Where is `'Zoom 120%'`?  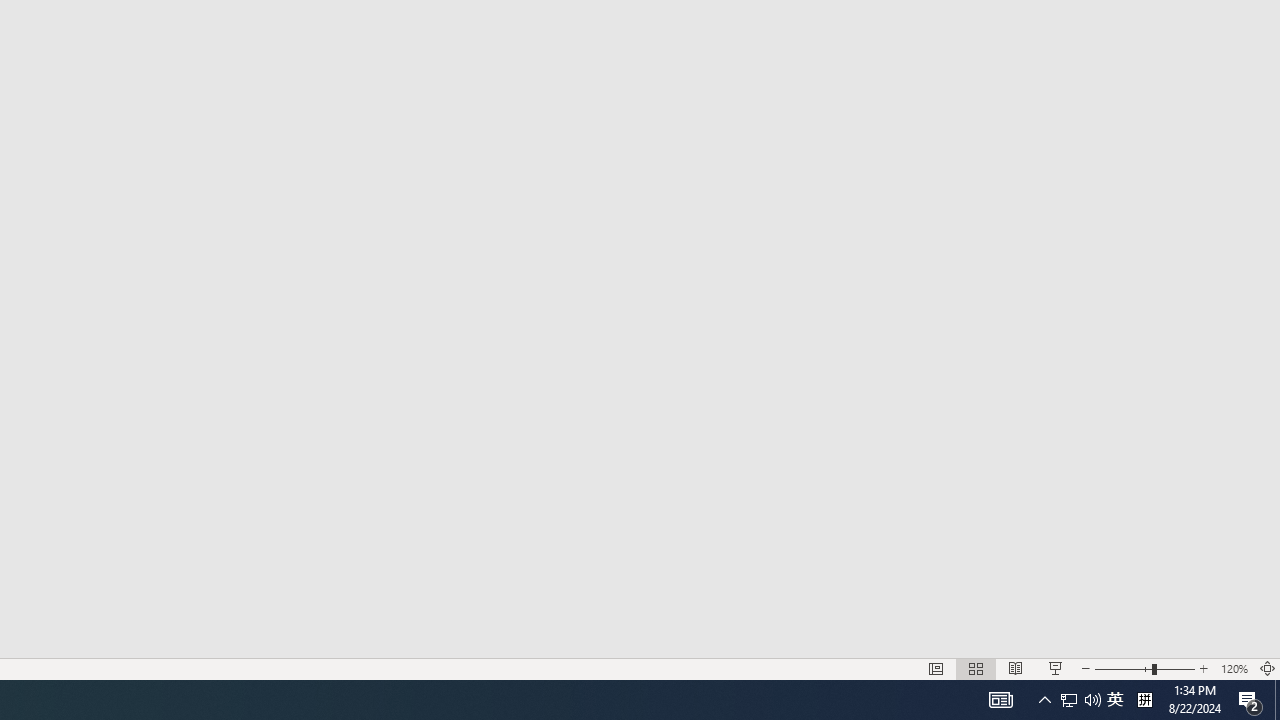 'Zoom 120%' is located at coordinates (1233, 669).